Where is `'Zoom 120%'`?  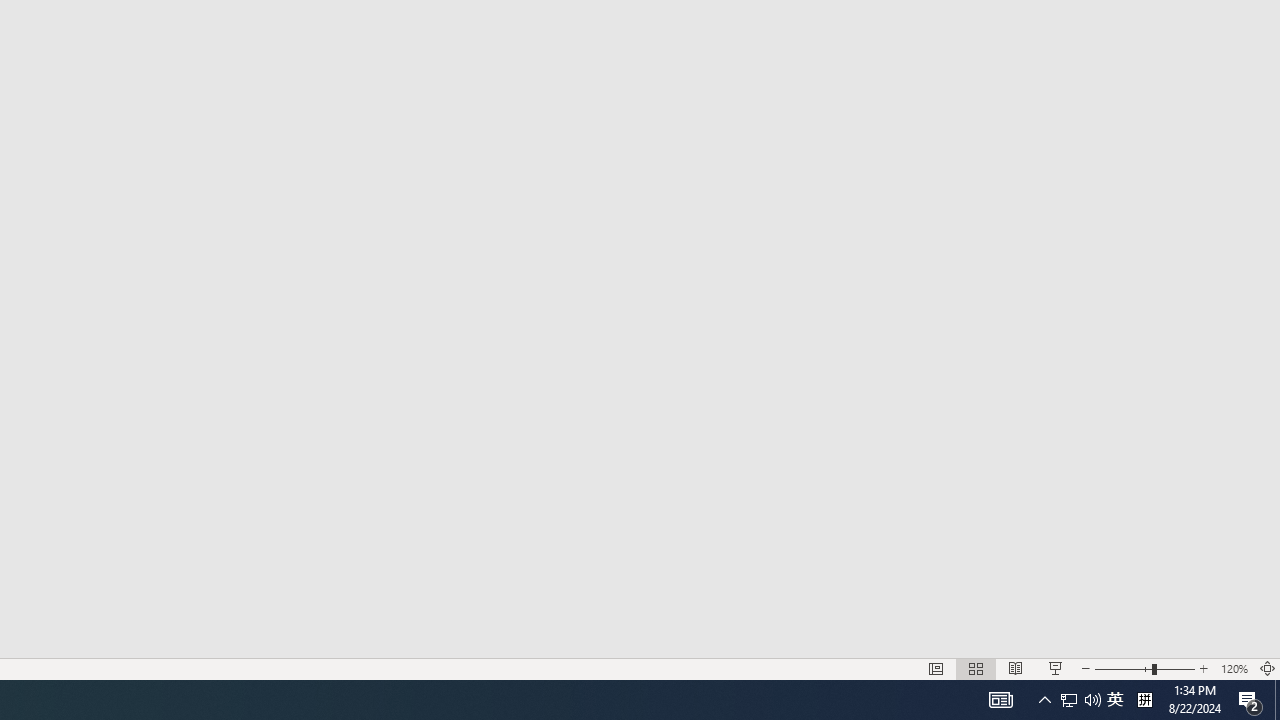 'Zoom 120%' is located at coordinates (1233, 669).